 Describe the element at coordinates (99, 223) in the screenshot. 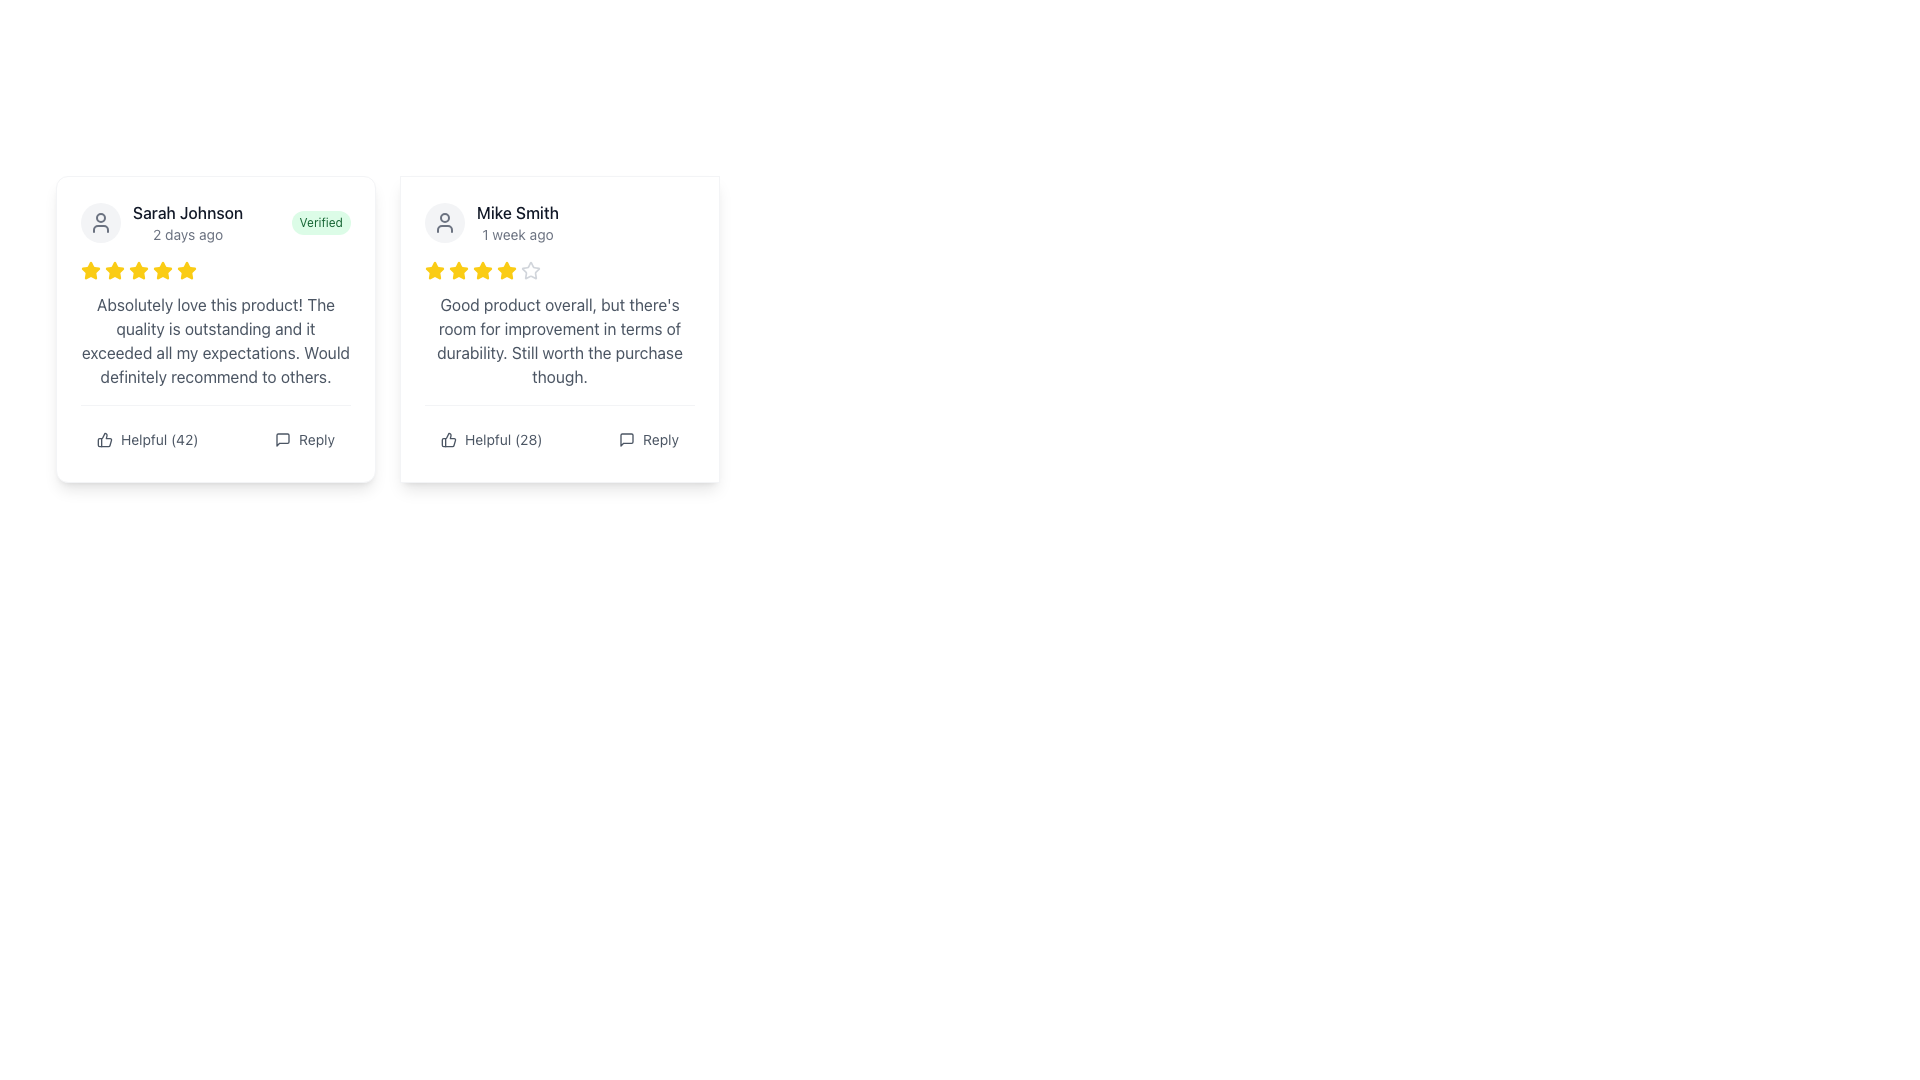

I see `the user profile icon representing 'Sarah Johnson'` at that location.